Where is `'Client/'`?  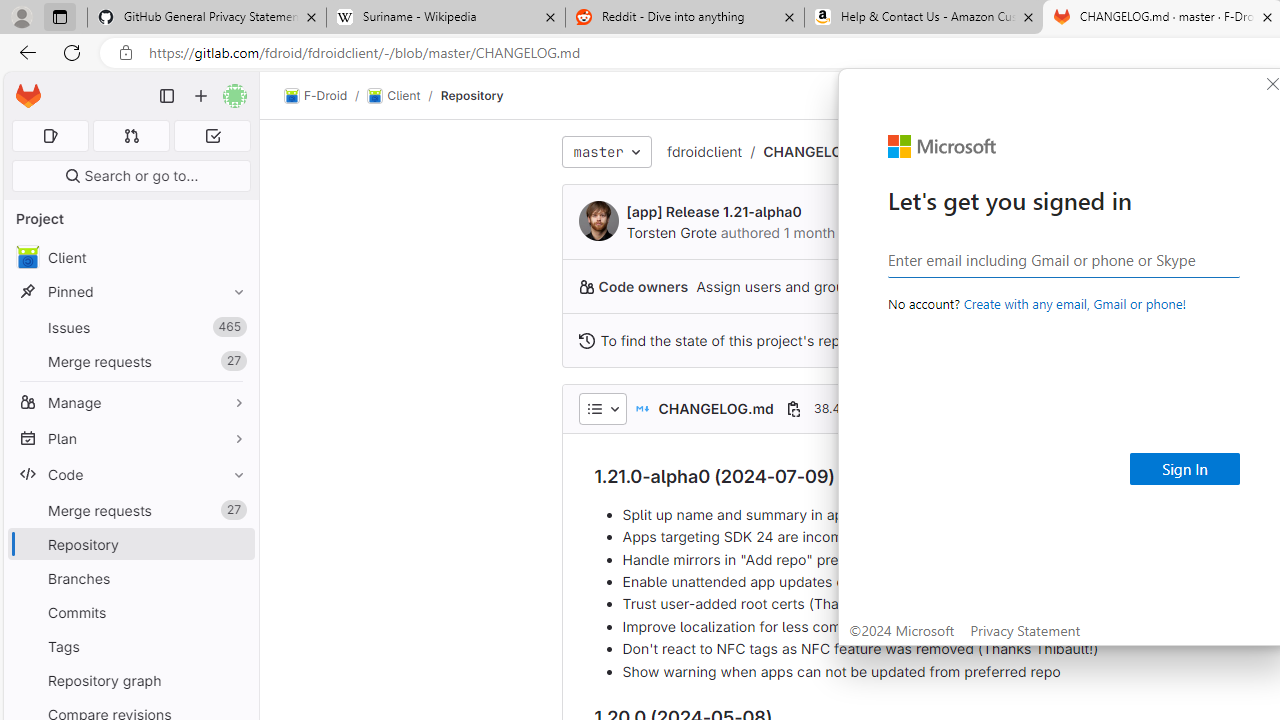
'Client/' is located at coordinates (403, 96).